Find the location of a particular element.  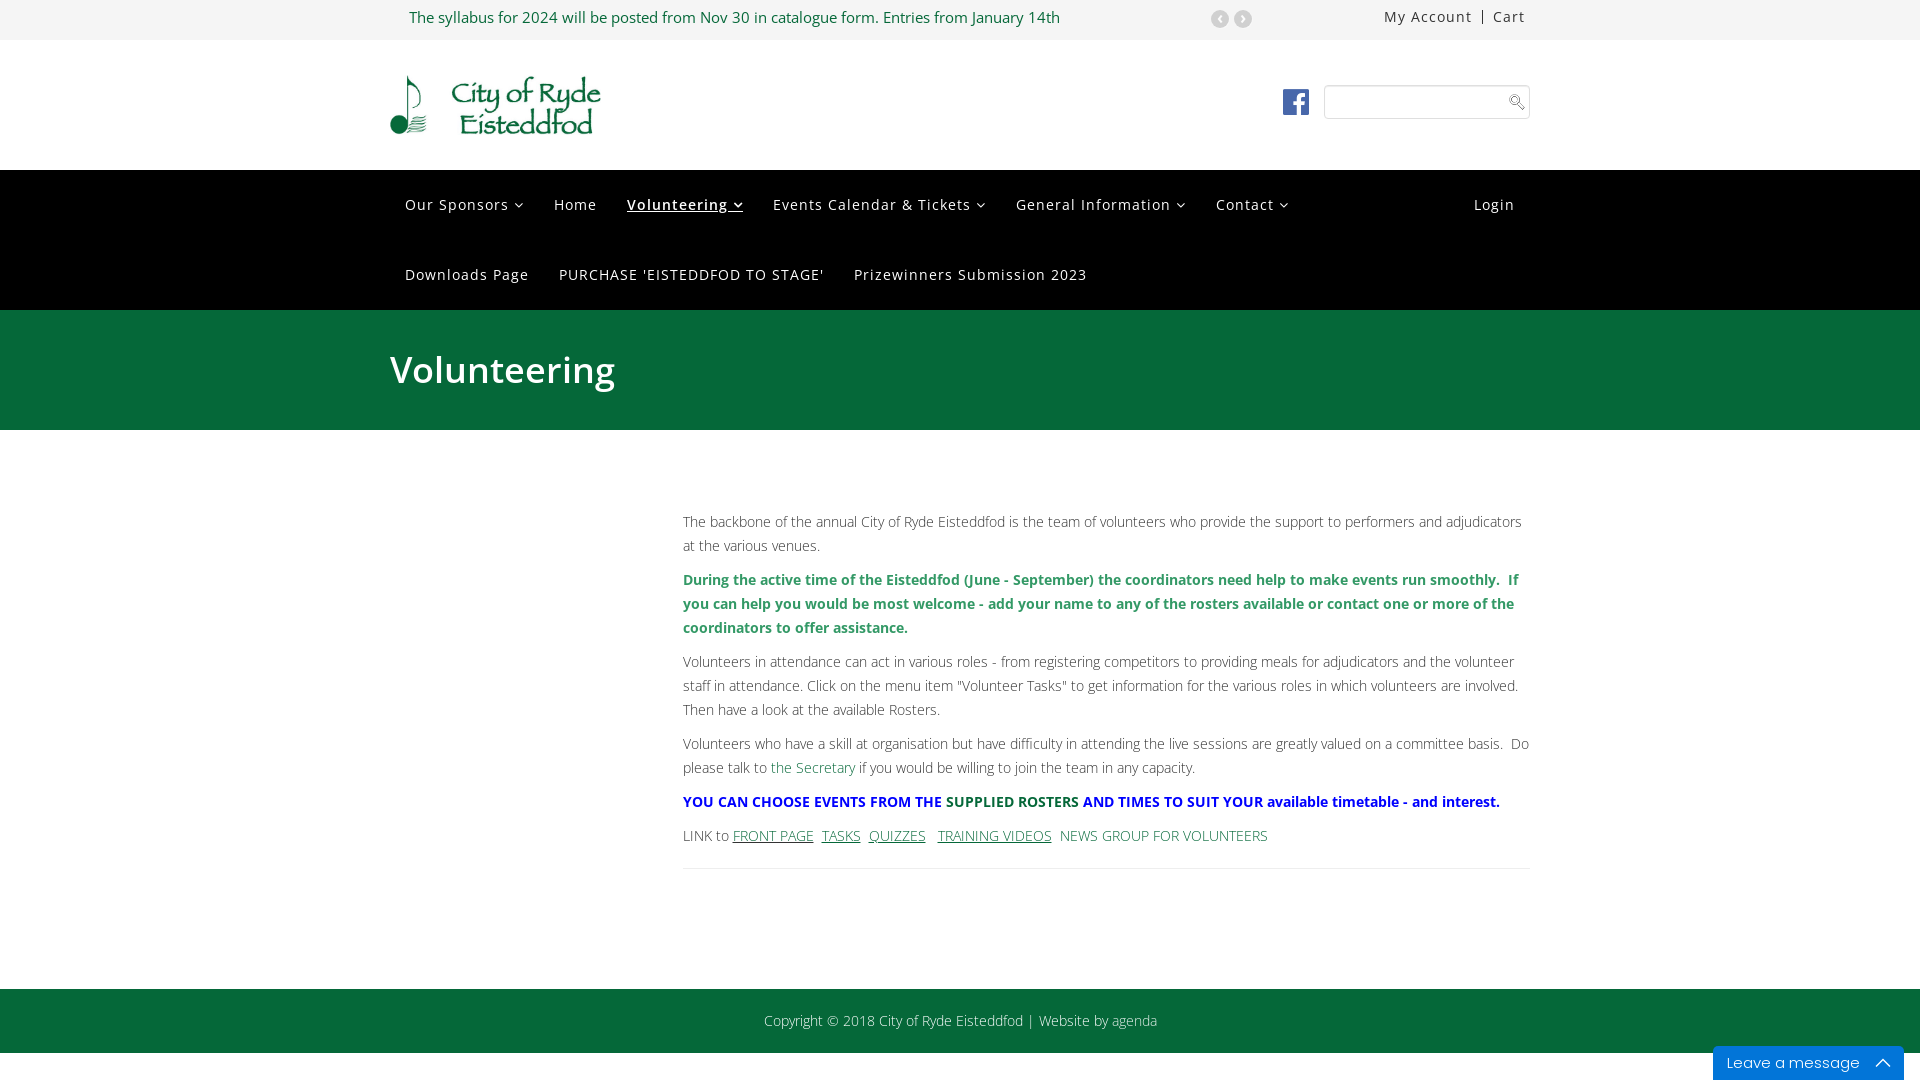

'SUPPLIED ROSTERS' is located at coordinates (944, 800).